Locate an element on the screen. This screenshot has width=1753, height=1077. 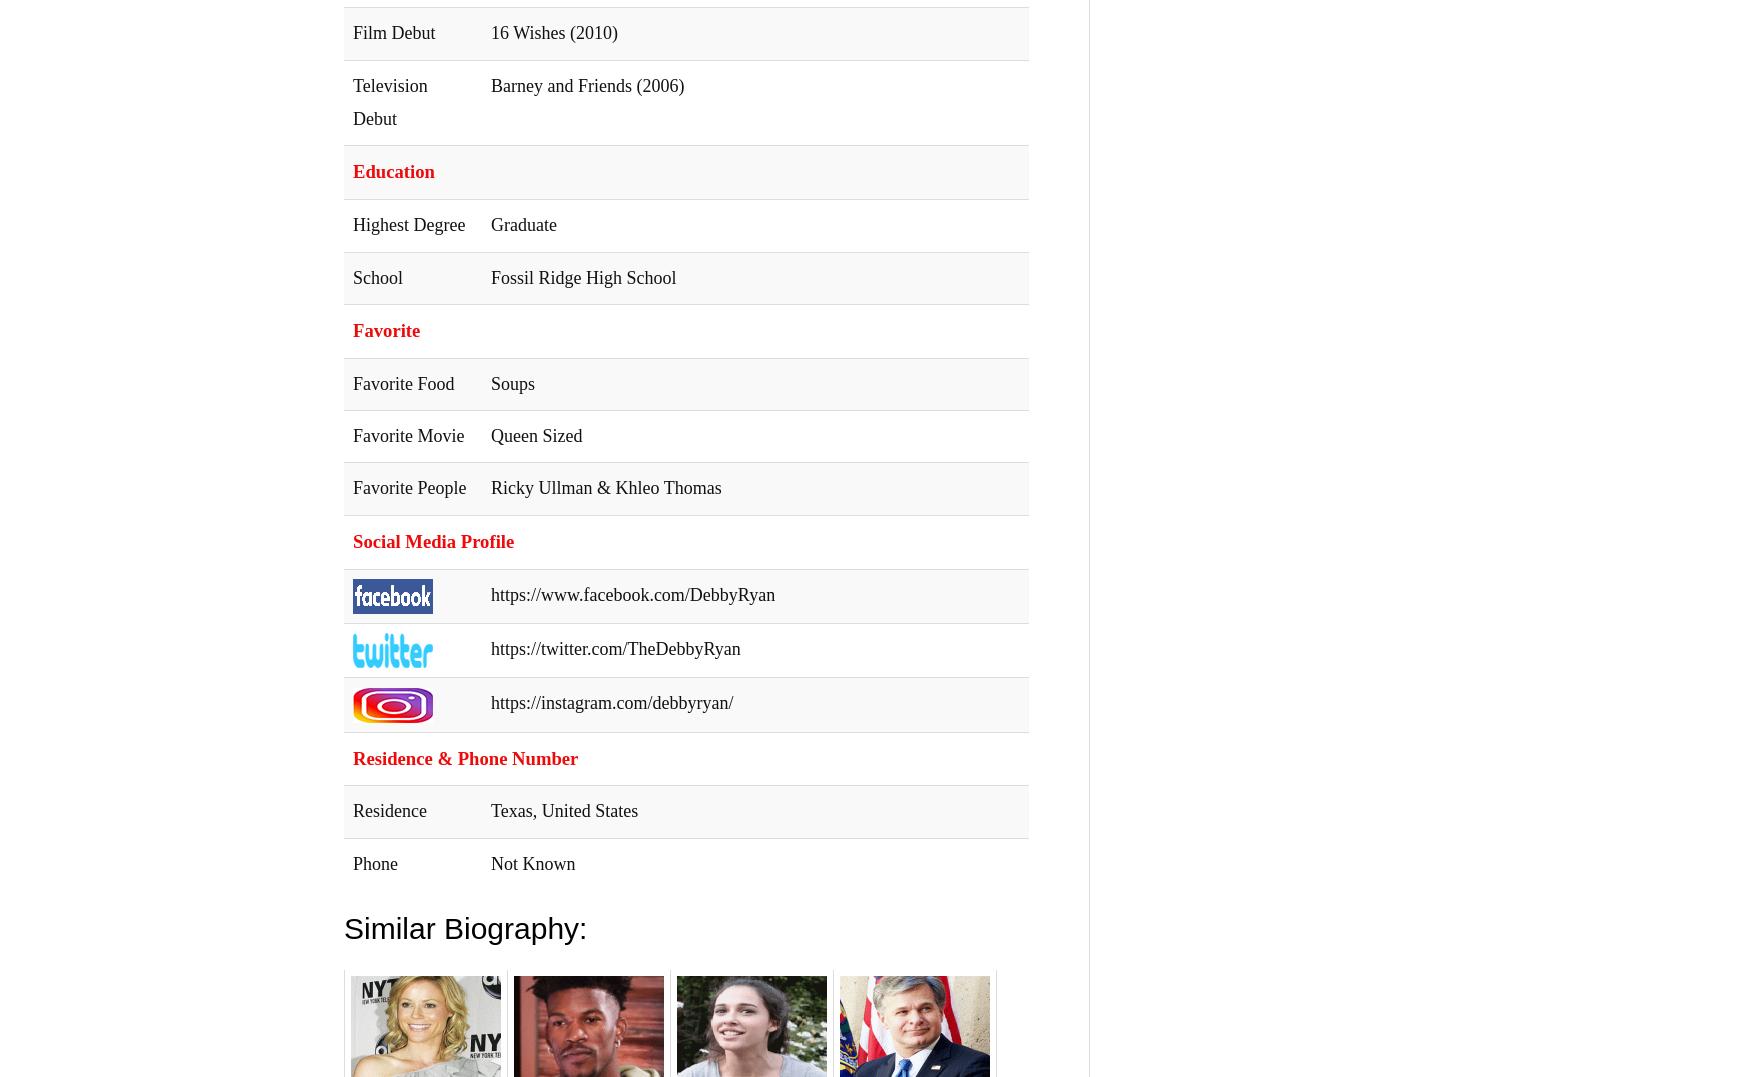
'https://twitter.com/TheDebbyRyan' is located at coordinates (614, 648).